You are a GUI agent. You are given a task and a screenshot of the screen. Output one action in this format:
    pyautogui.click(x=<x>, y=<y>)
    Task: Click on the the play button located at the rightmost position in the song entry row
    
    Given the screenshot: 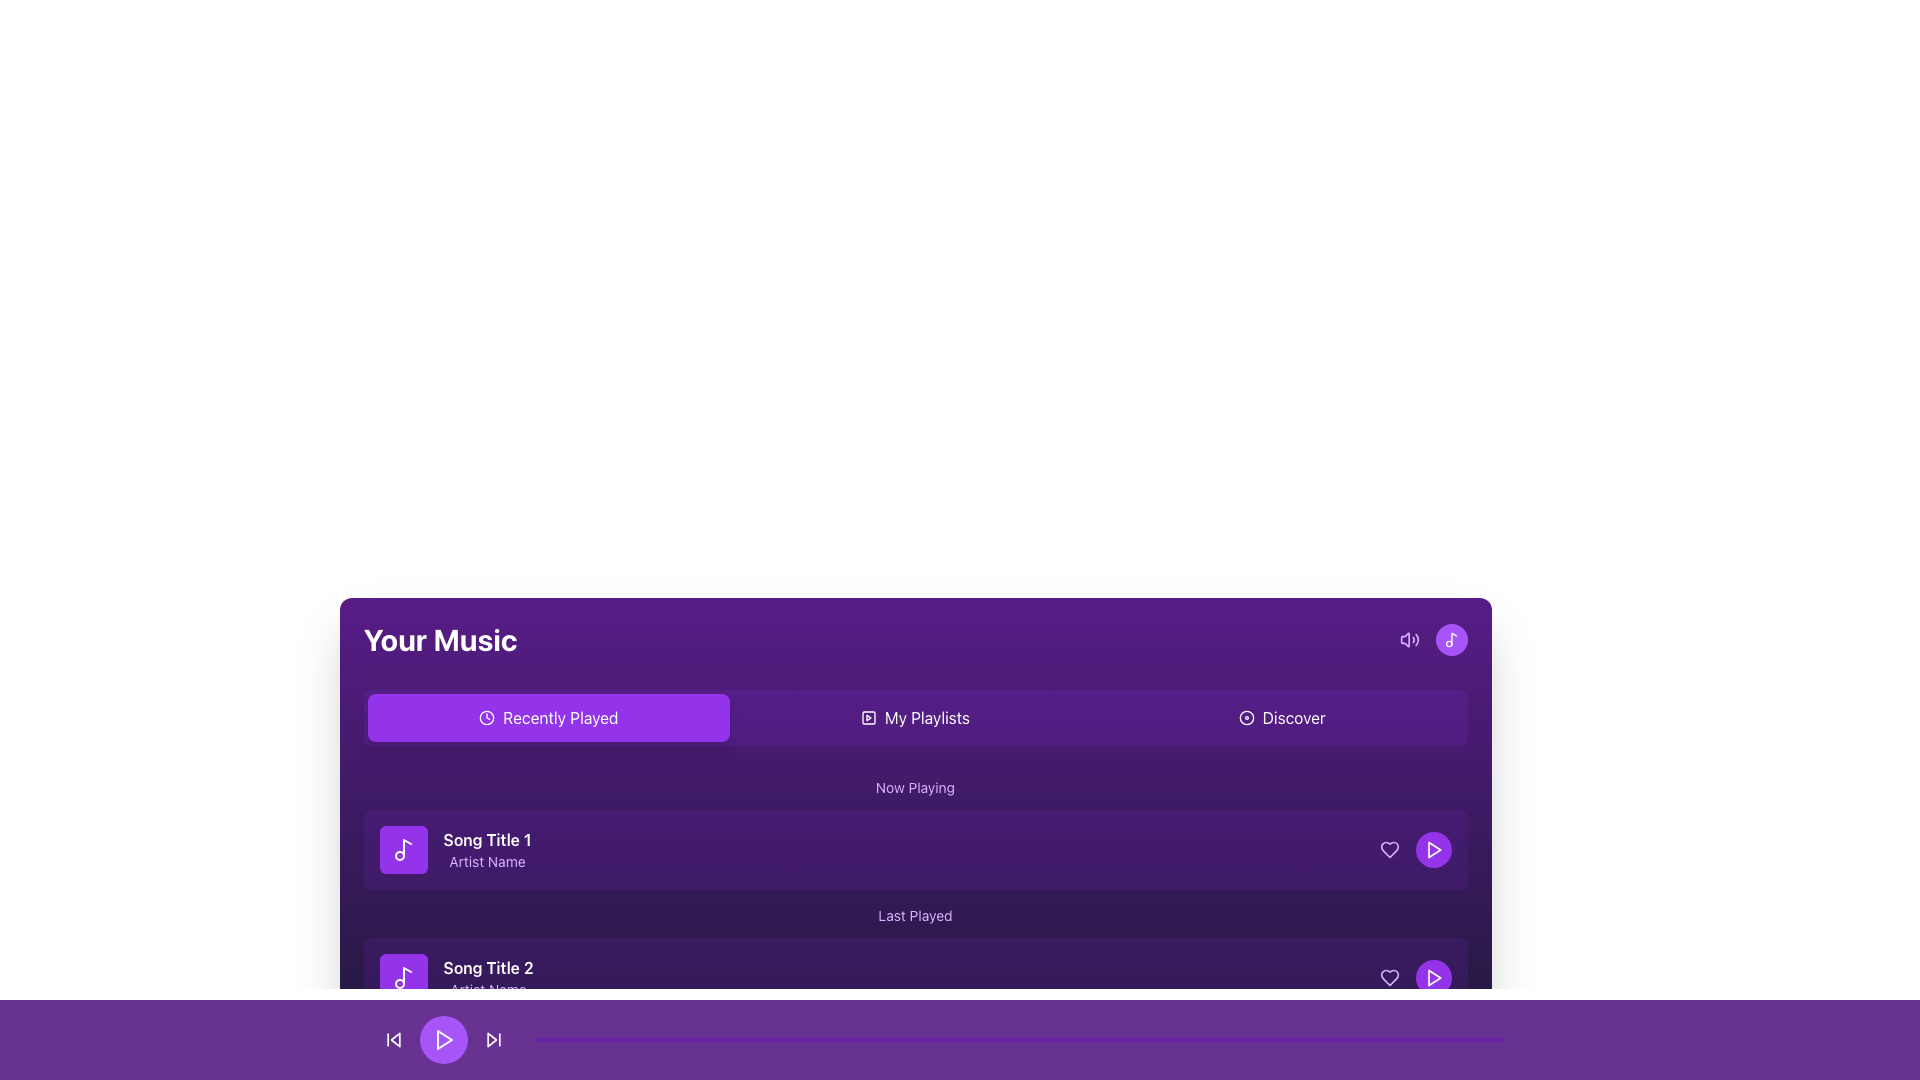 What is the action you would take?
    pyautogui.click(x=1432, y=849)
    